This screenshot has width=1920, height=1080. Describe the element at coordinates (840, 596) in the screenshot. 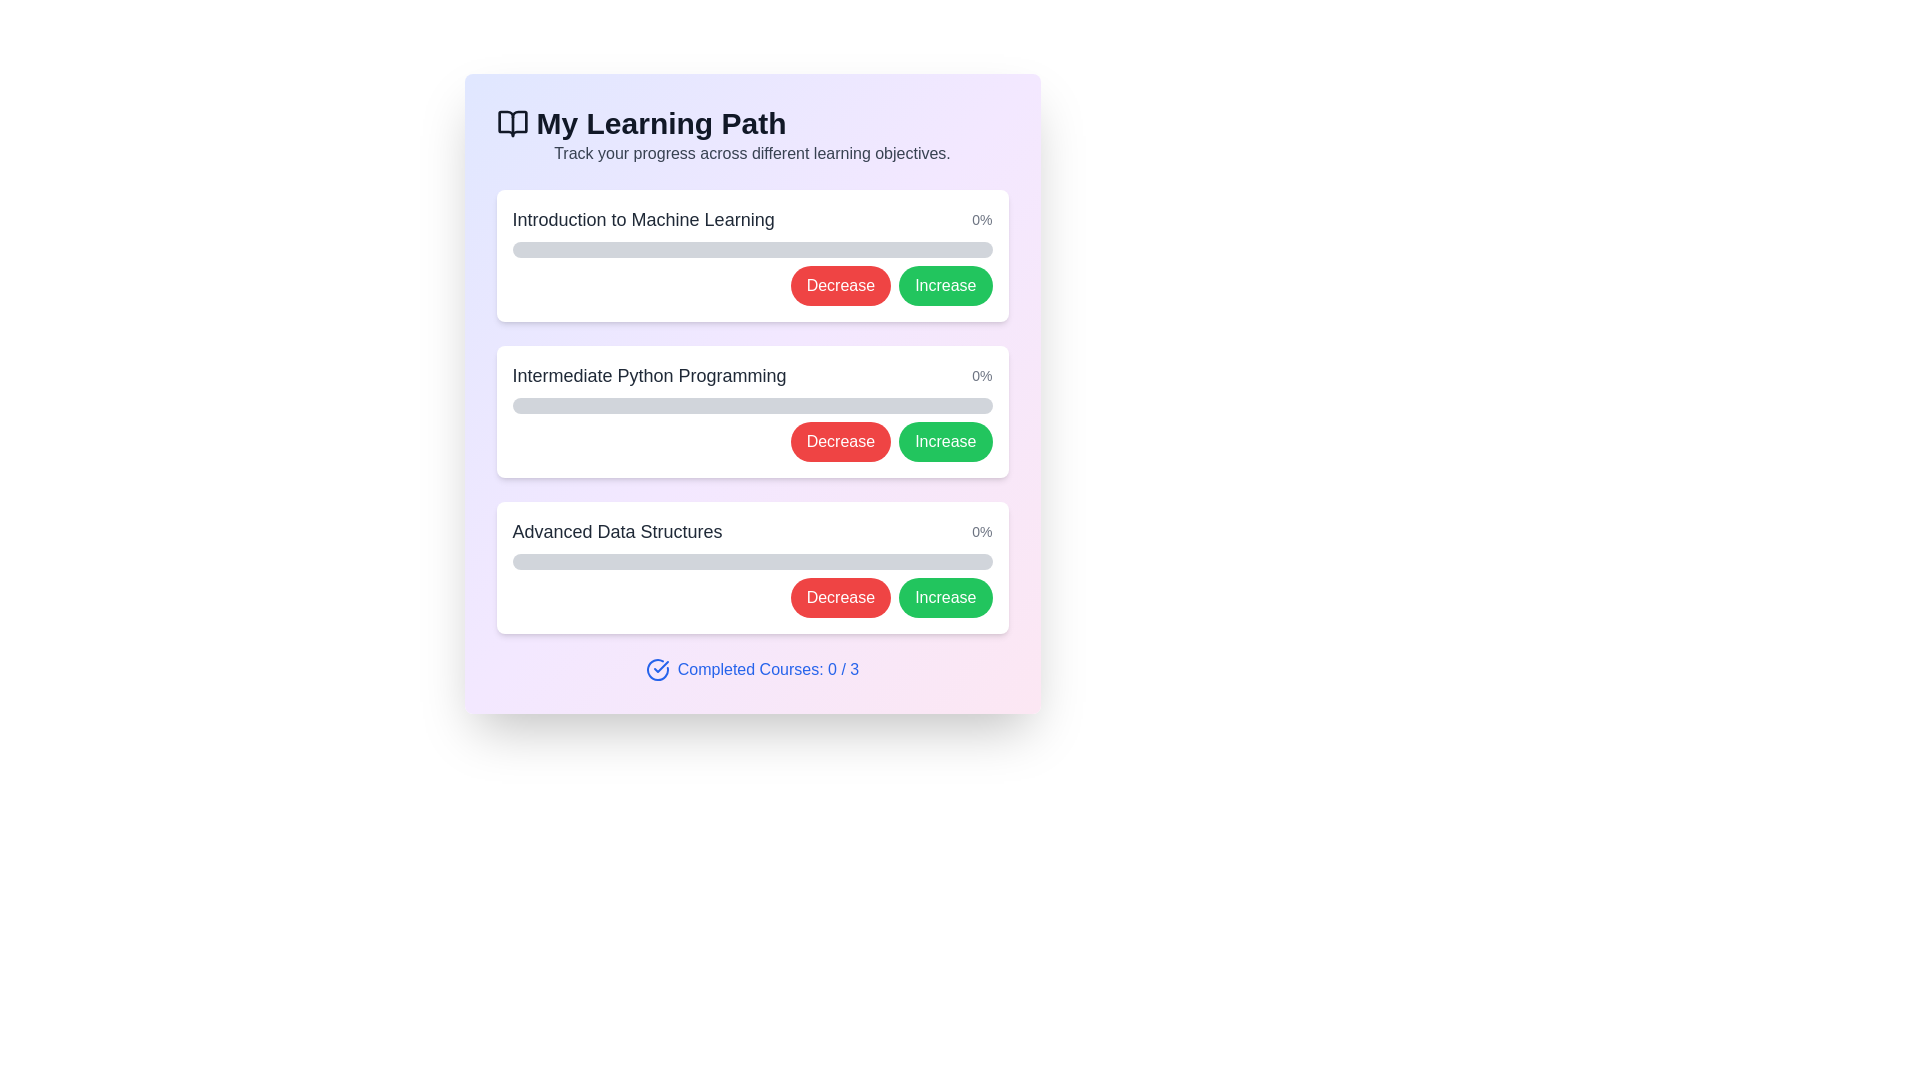

I see `the 'Decrease' button with a red background and white text, located in the bottom-most row of controls in the 'Advanced Data Structures' section` at that location.